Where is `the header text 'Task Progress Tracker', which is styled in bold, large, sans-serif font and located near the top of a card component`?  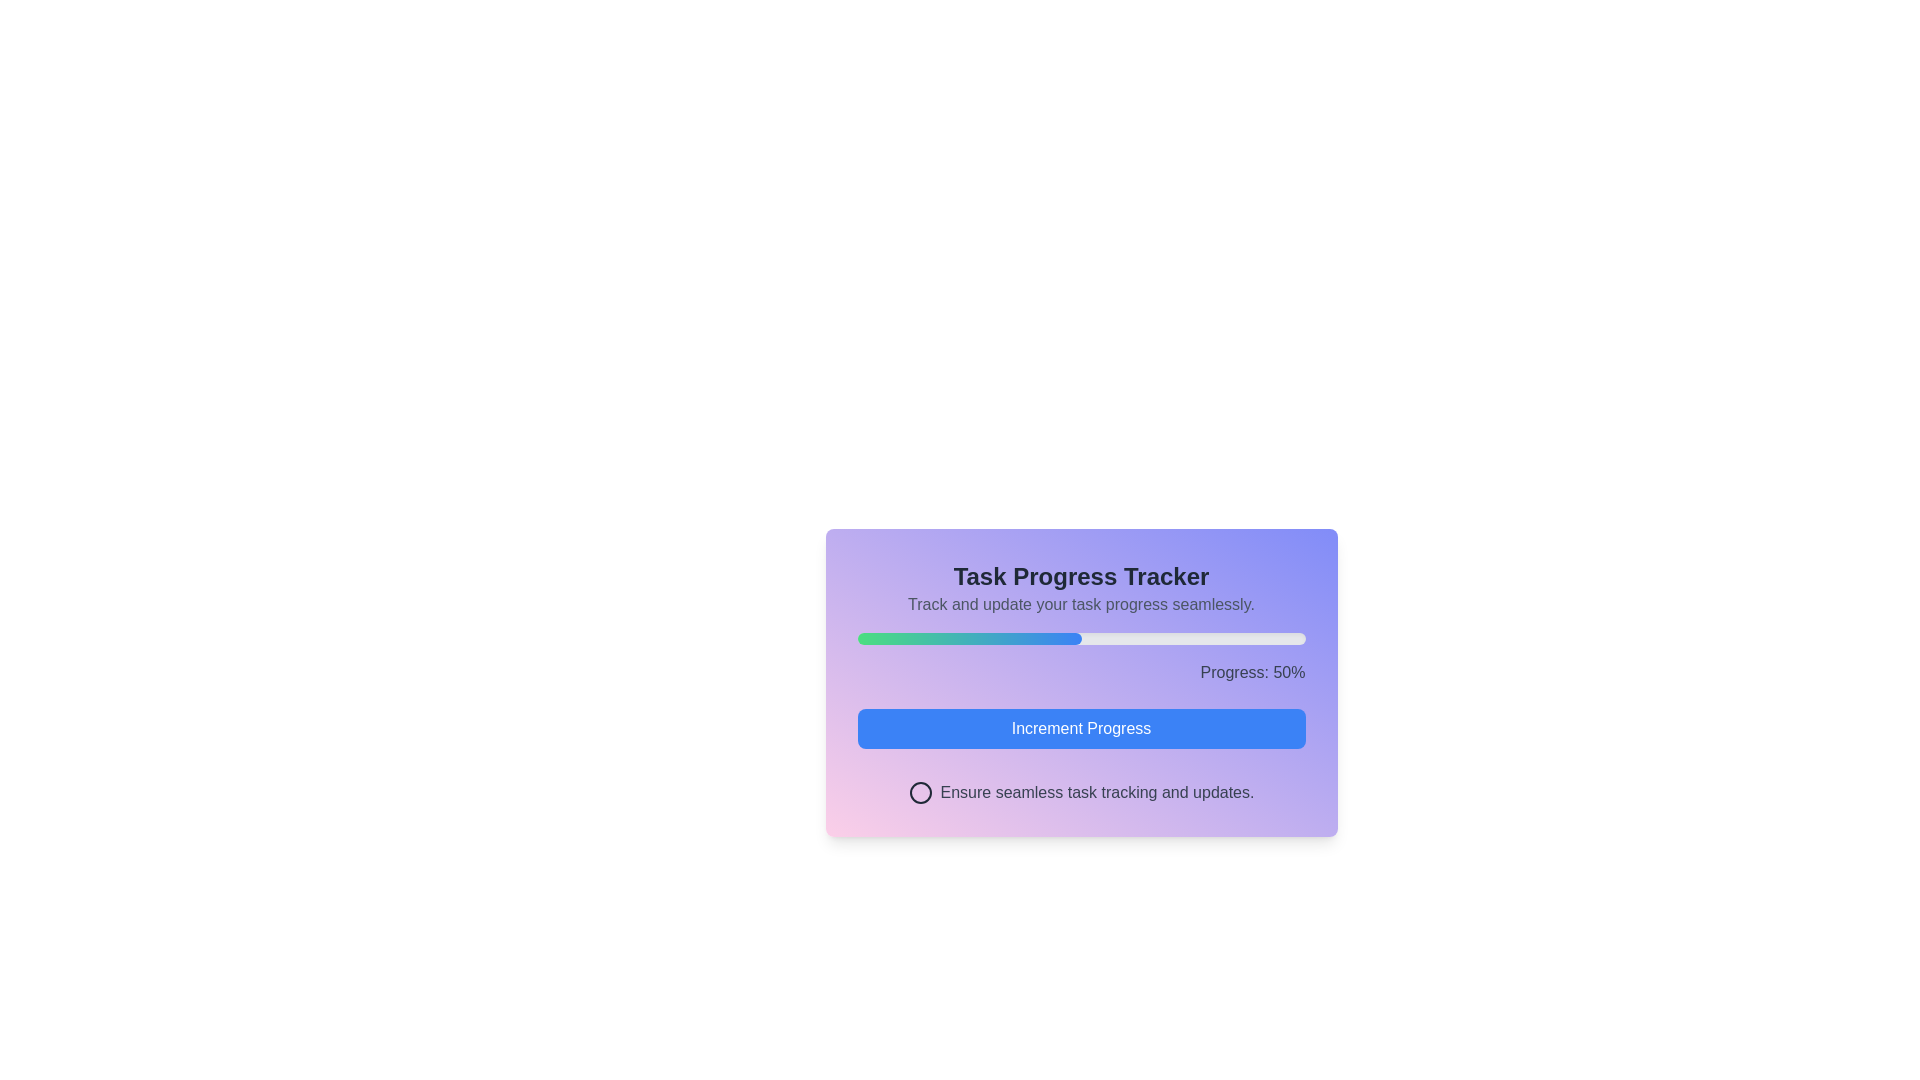
the header text 'Task Progress Tracker', which is styled in bold, large, sans-serif font and located near the top of a card component is located at coordinates (1080, 577).